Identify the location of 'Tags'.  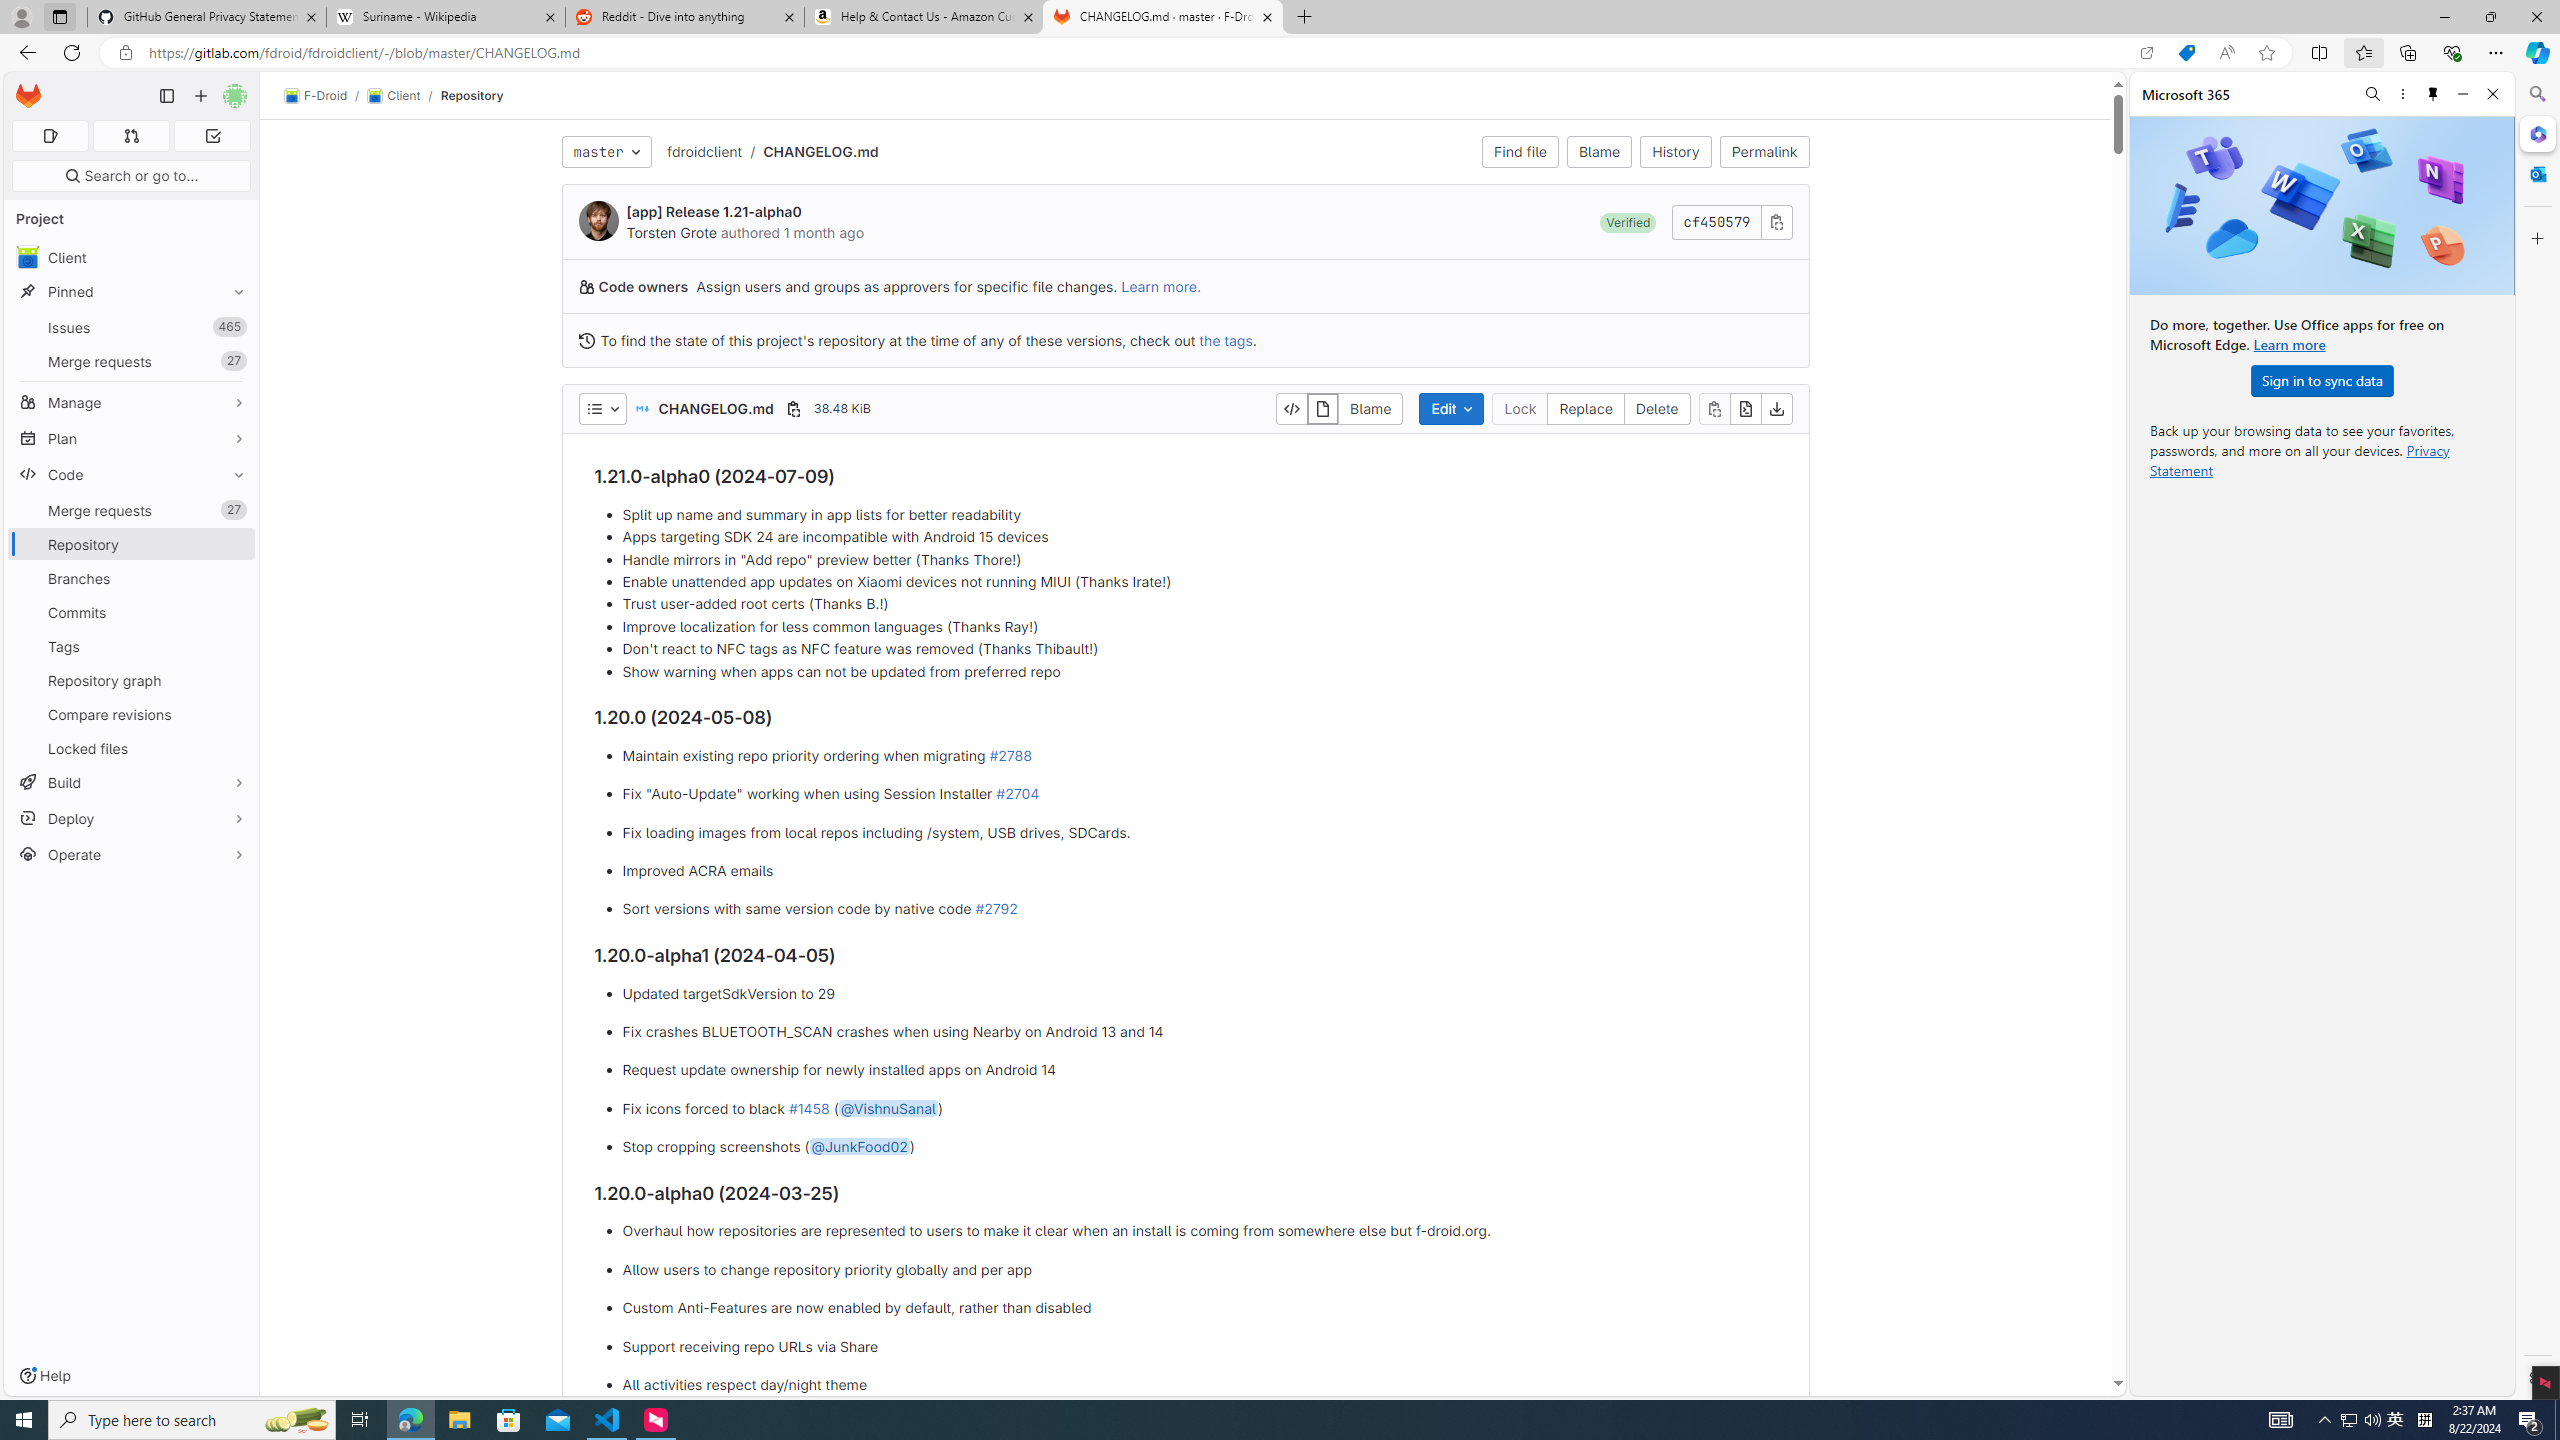
(130, 646).